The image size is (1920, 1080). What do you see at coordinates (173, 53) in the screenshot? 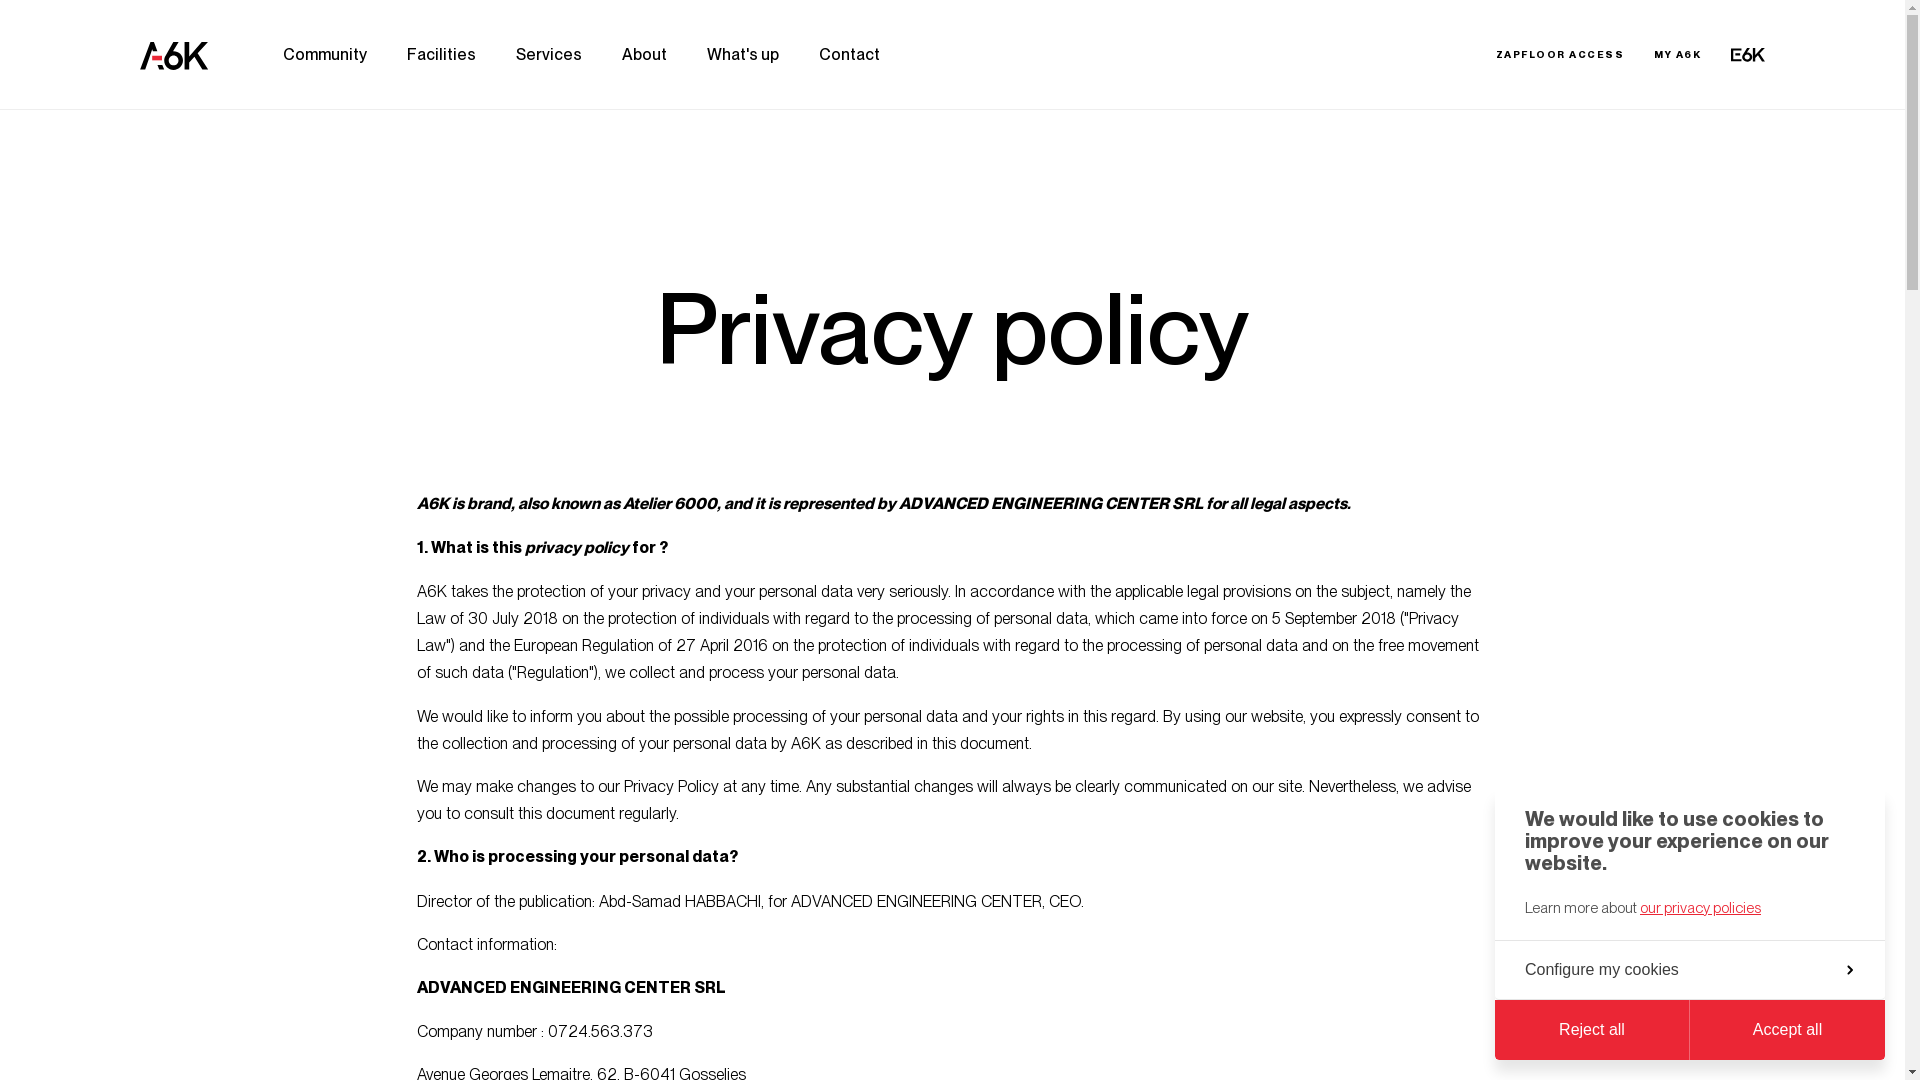
I see `'A6K EN'` at bounding box center [173, 53].